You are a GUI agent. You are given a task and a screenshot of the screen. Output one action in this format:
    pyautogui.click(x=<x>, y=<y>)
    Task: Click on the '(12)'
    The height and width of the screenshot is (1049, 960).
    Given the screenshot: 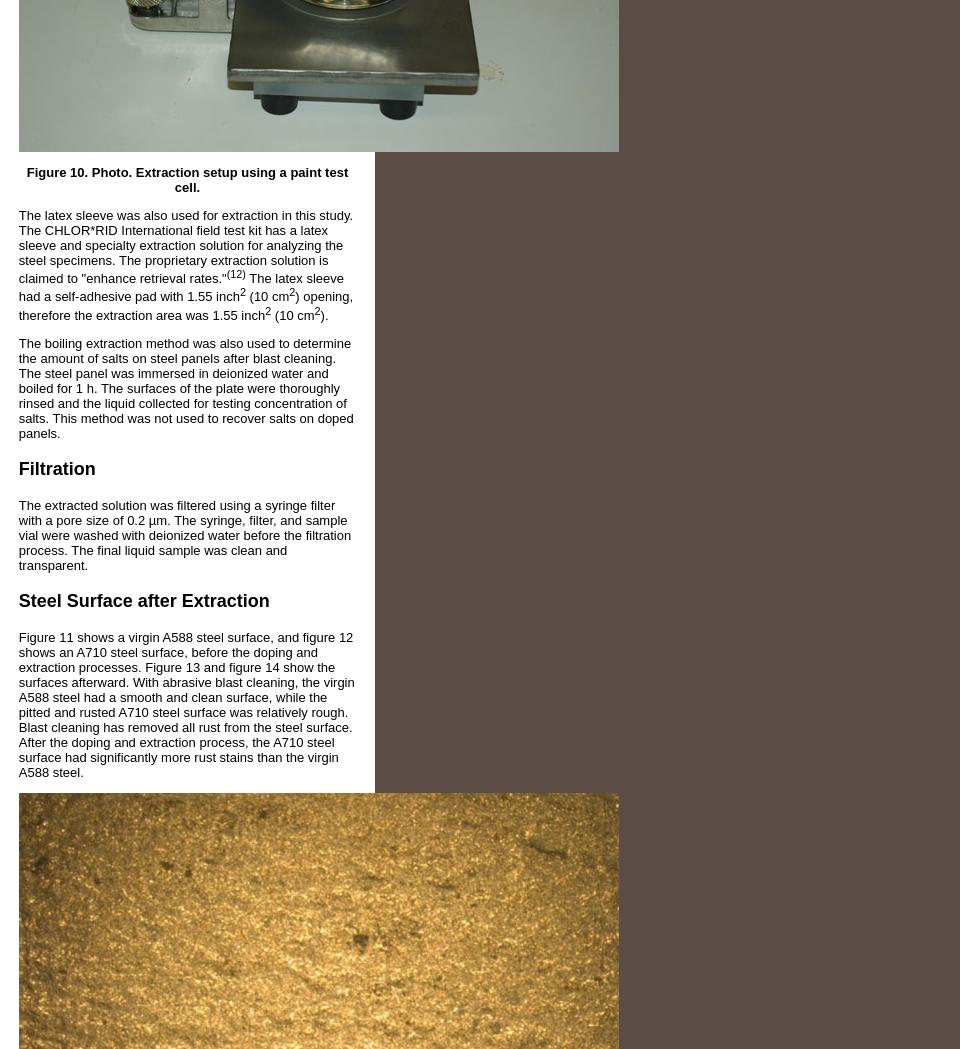 What is the action you would take?
    pyautogui.click(x=235, y=272)
    